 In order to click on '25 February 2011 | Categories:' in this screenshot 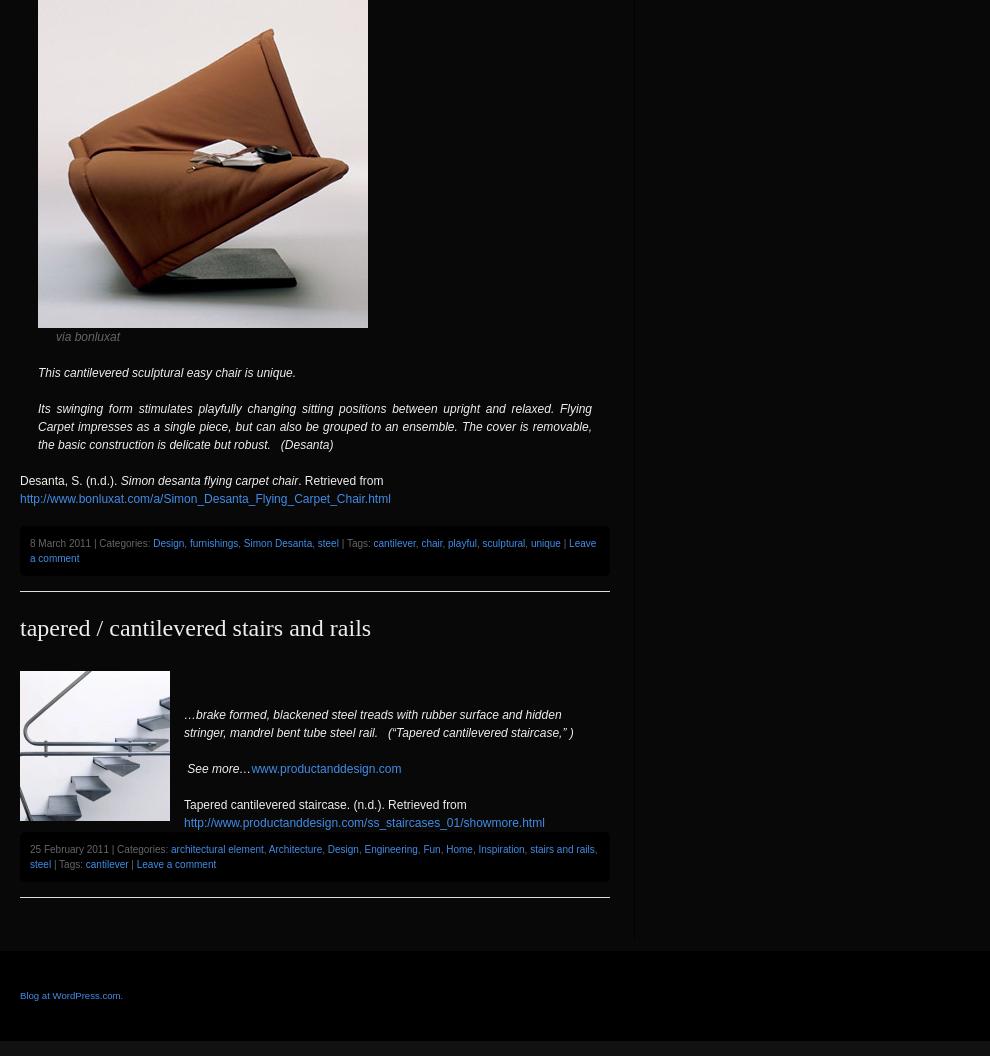, I will do `click(28, 848)`.